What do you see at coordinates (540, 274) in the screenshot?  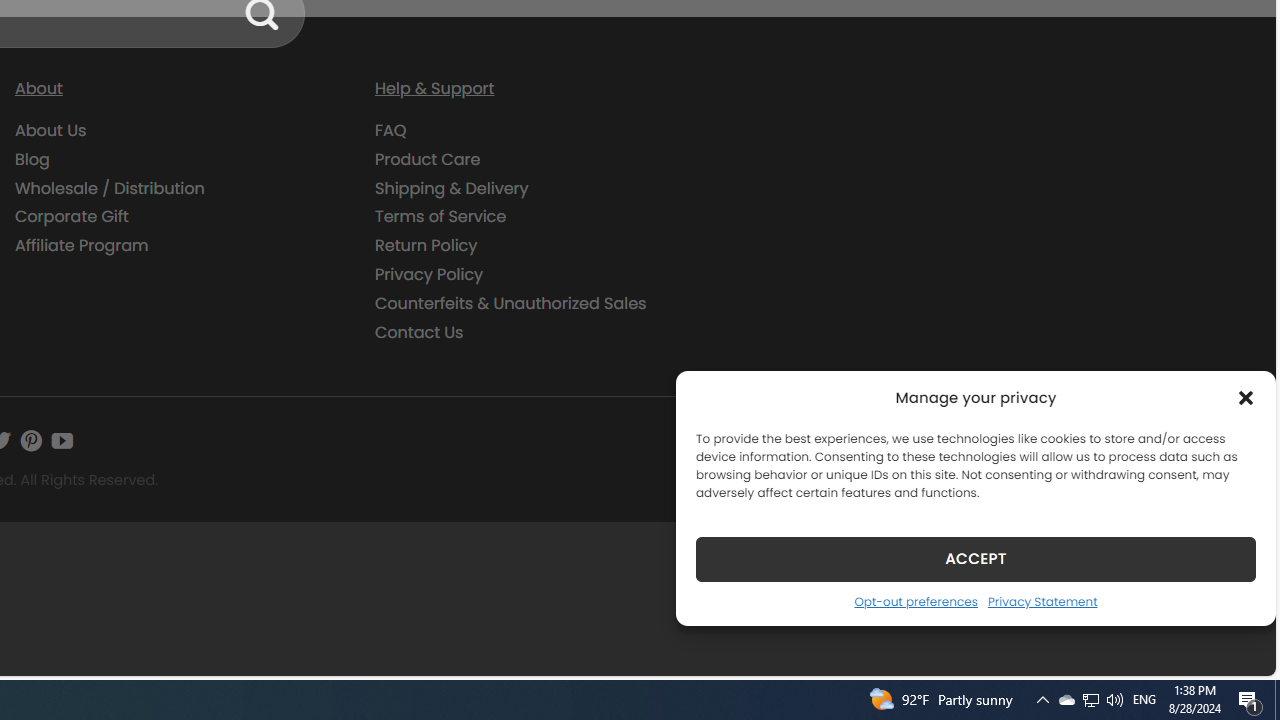 I see `'Privacy Policy'` at bounding box center [540, 274].